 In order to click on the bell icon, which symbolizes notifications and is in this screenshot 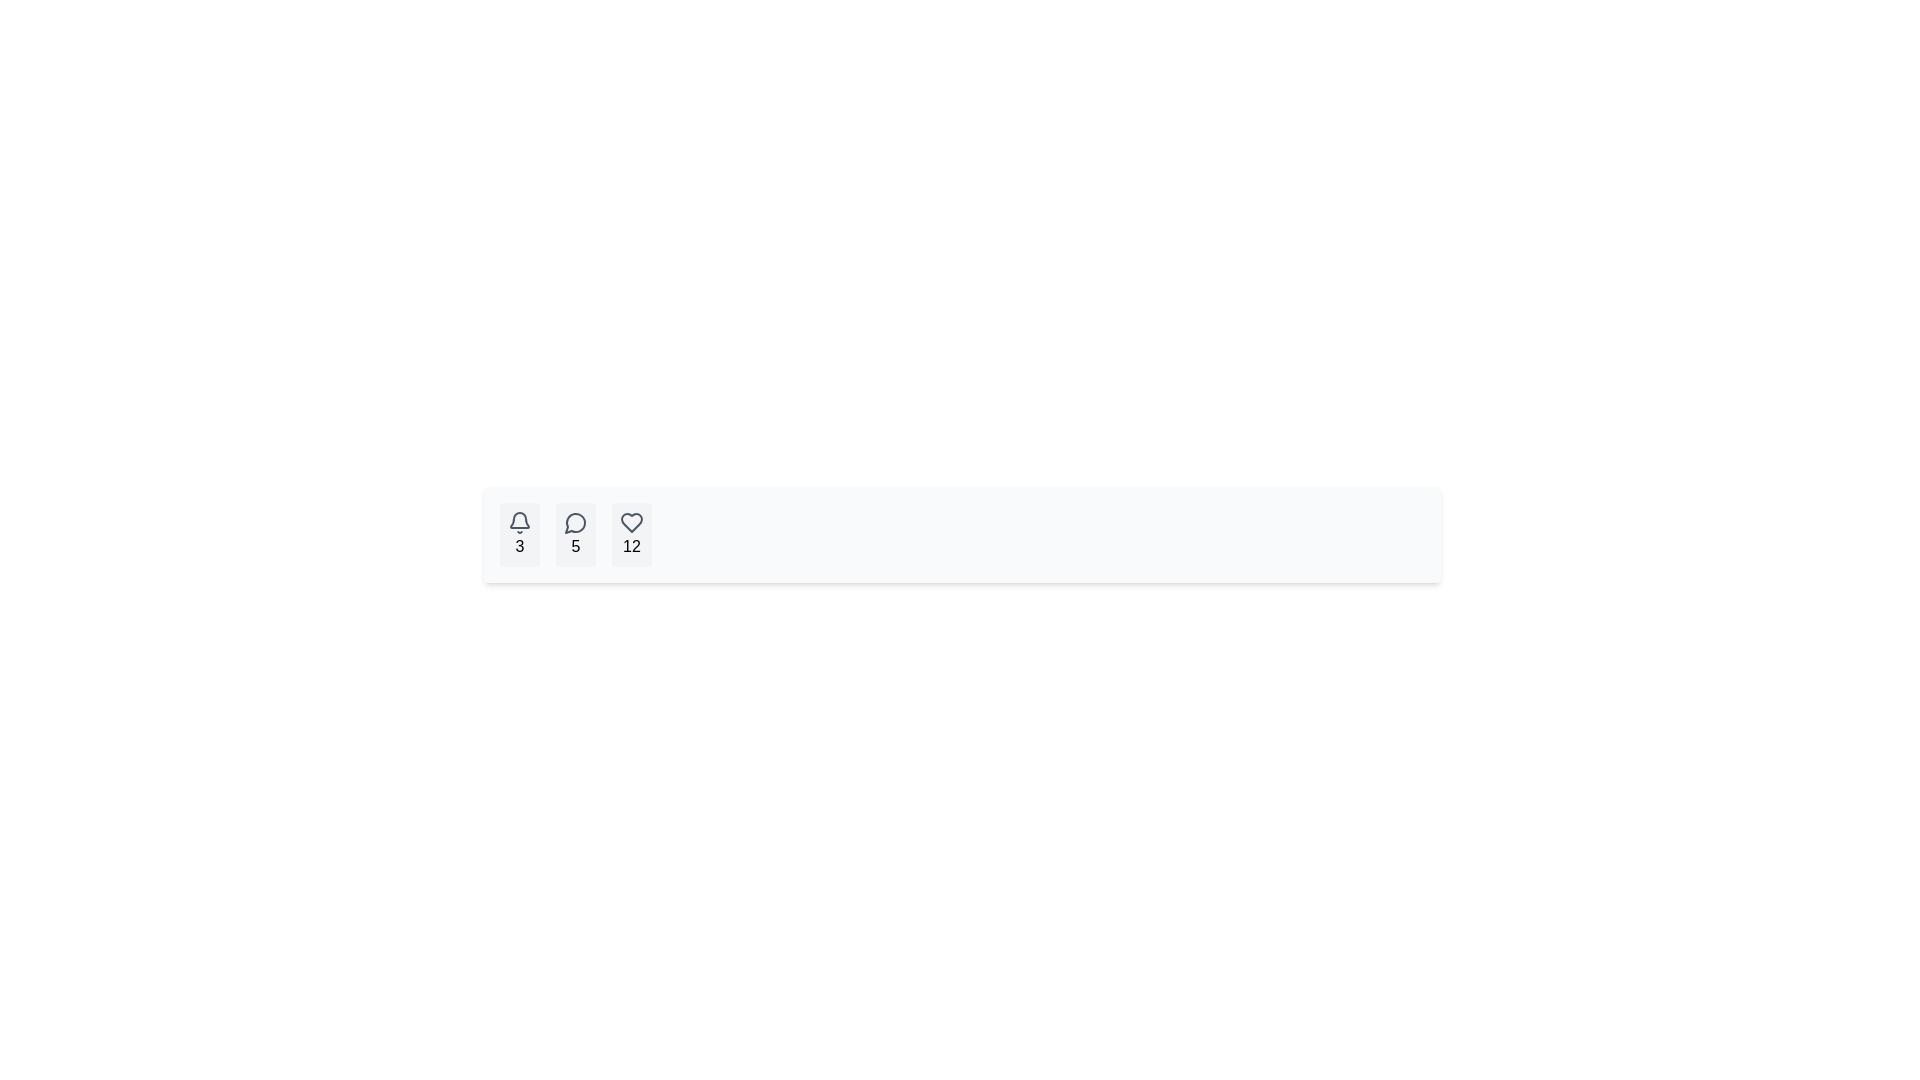, I will do `click(519, 522)`.